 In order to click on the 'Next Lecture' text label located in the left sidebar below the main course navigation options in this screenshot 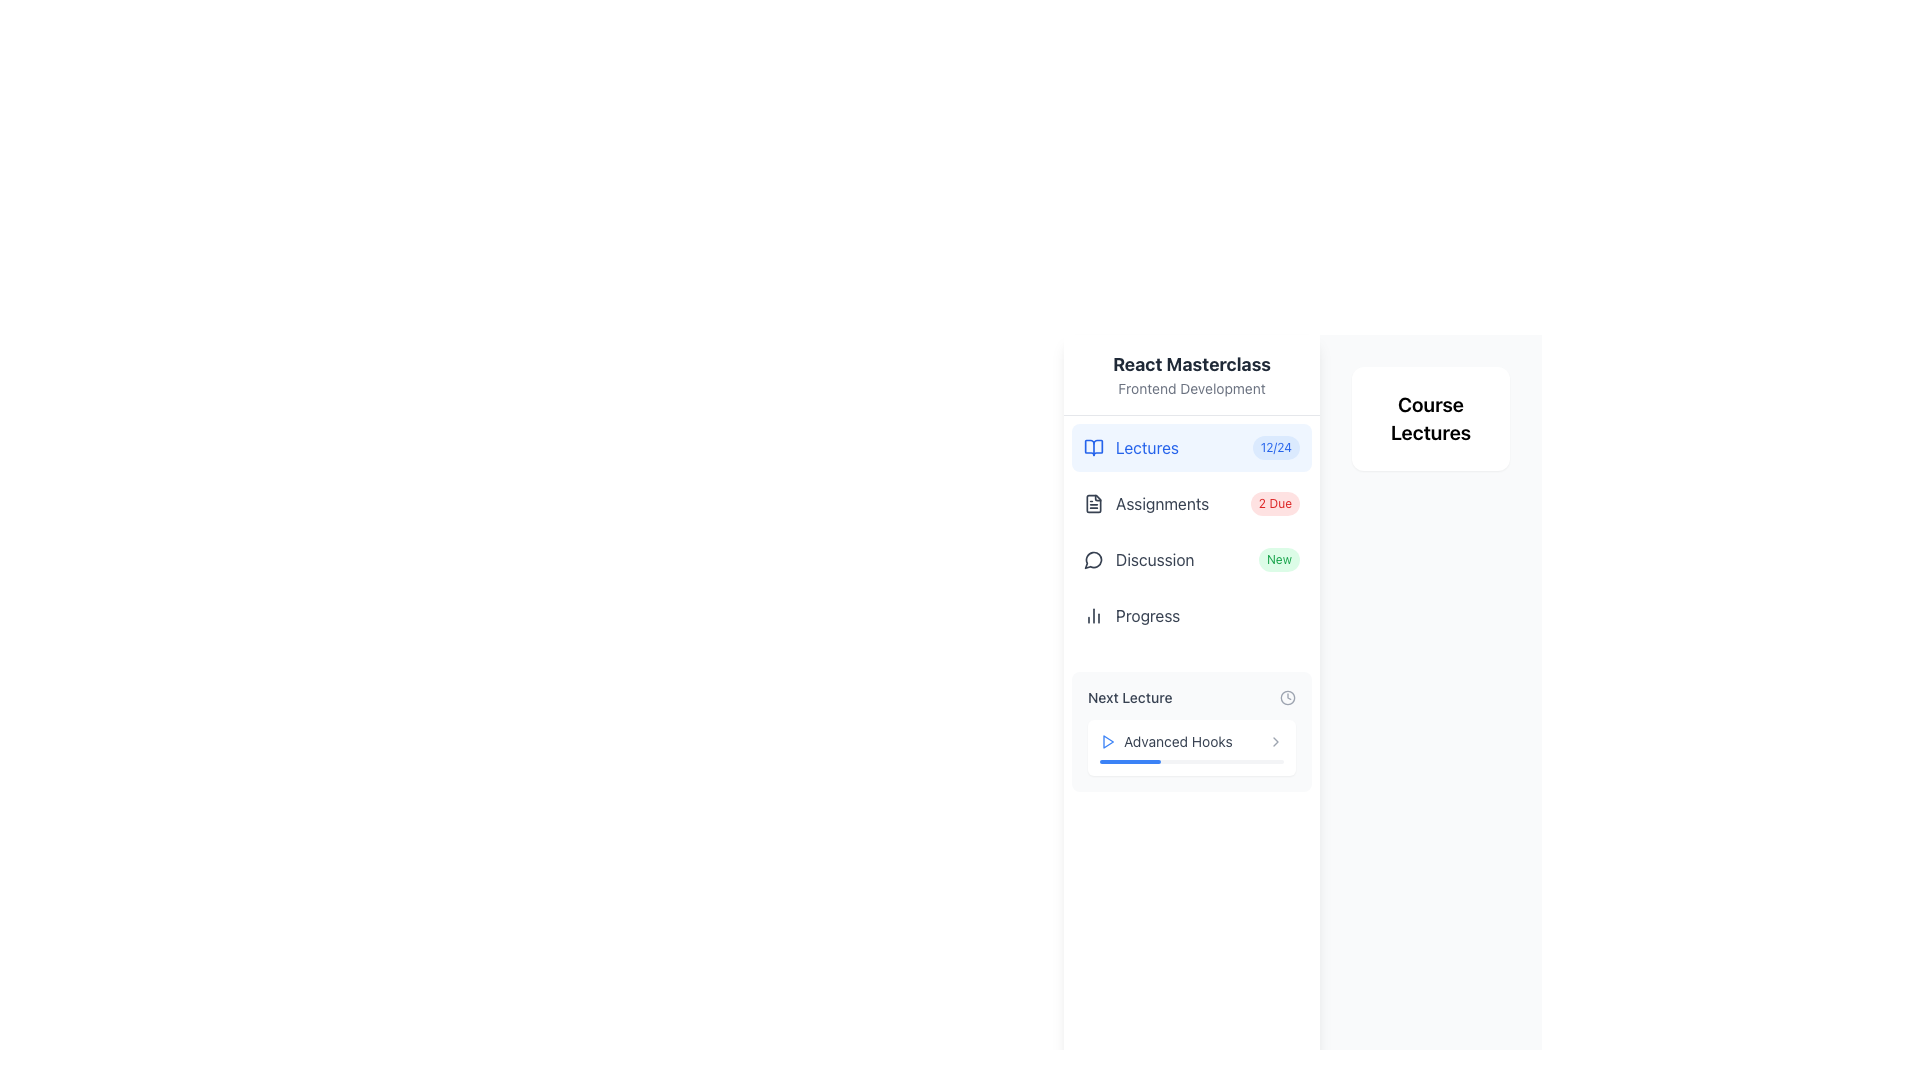, I will do `click(1130, 697)`.